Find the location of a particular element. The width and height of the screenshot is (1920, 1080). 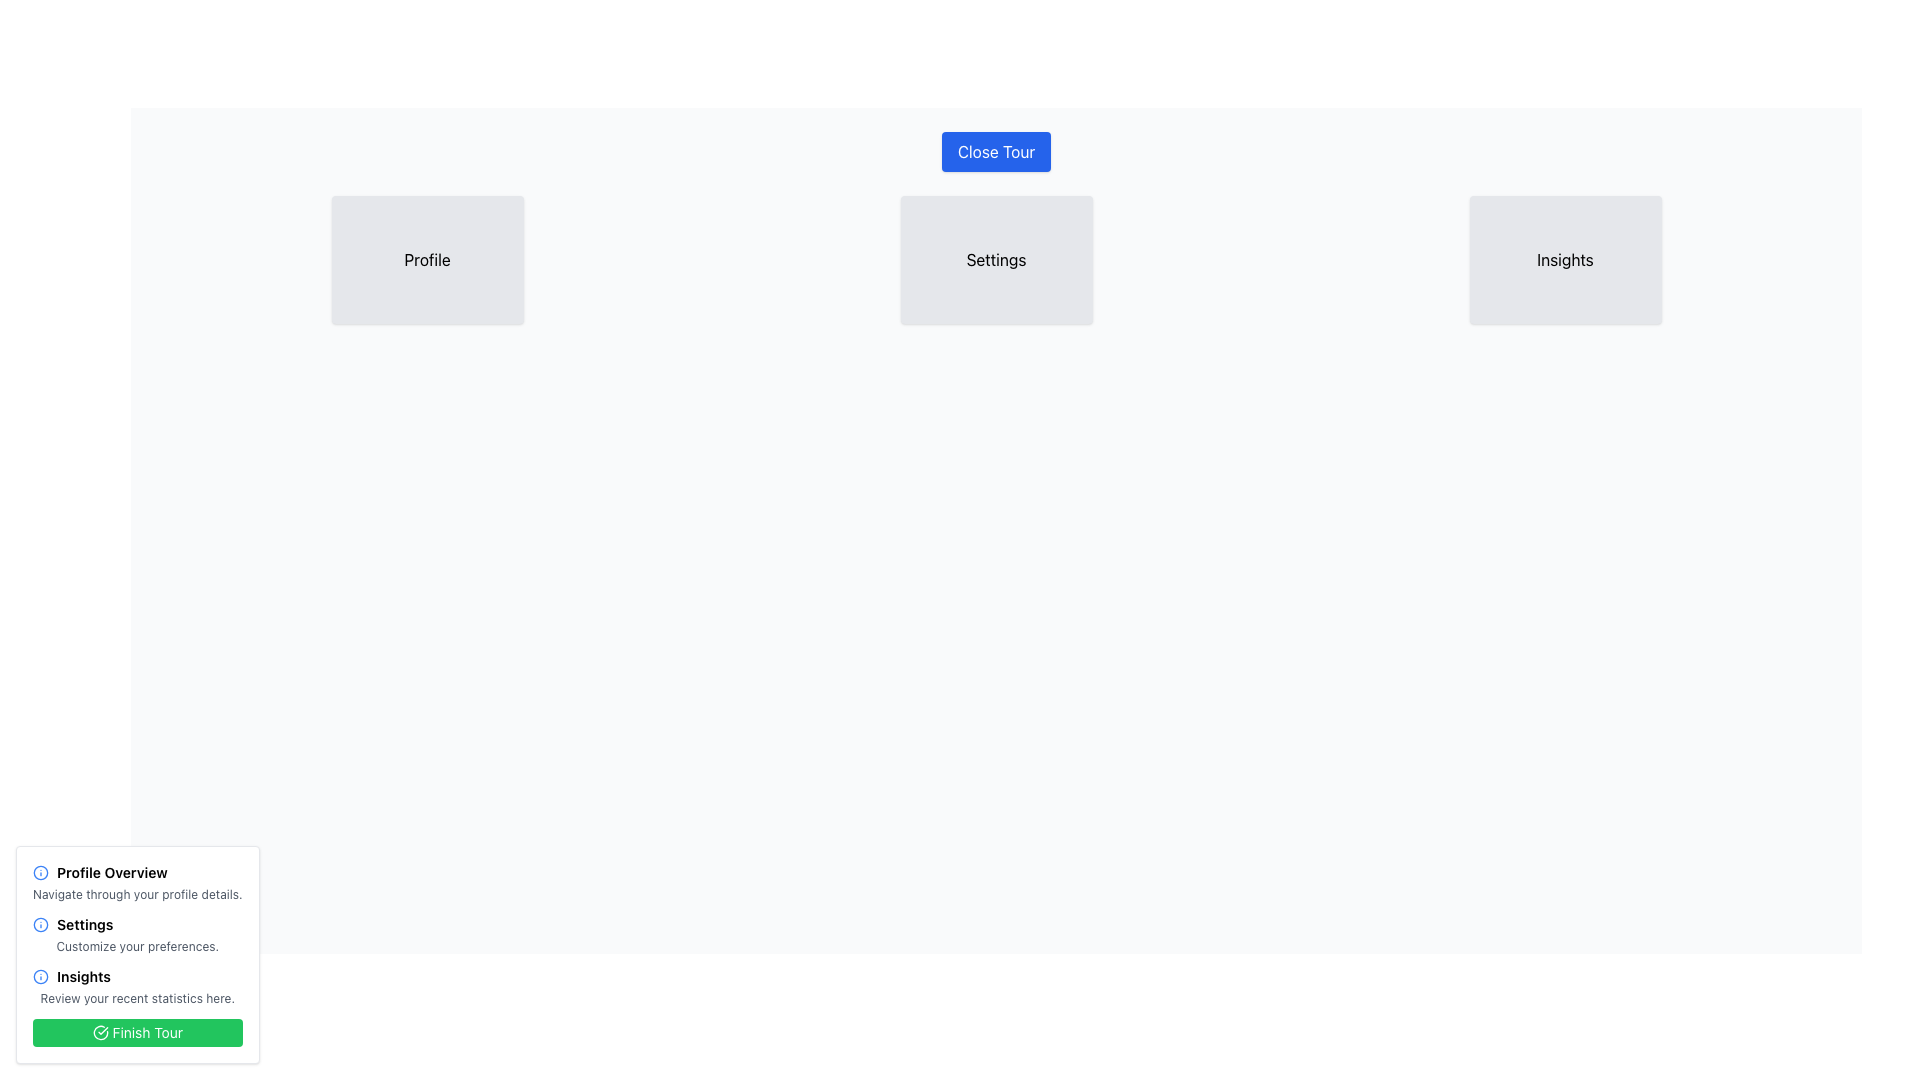

the 'Insights' icon located in the sidebar menu, which is the third icon following 'Profile Overview' and 'Settings' is located at coordinates (41, 975).